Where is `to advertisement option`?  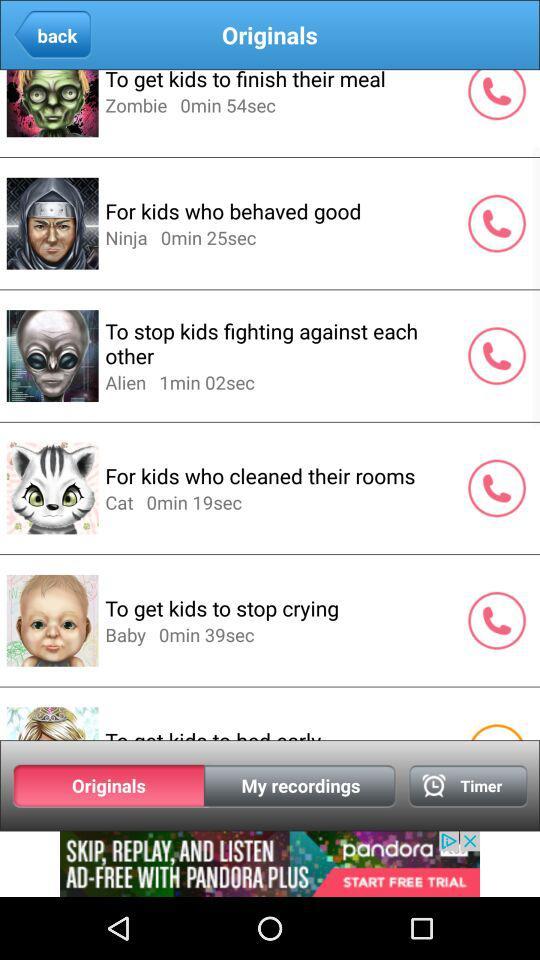 to advertisement option is located at coordinates (270, 863).